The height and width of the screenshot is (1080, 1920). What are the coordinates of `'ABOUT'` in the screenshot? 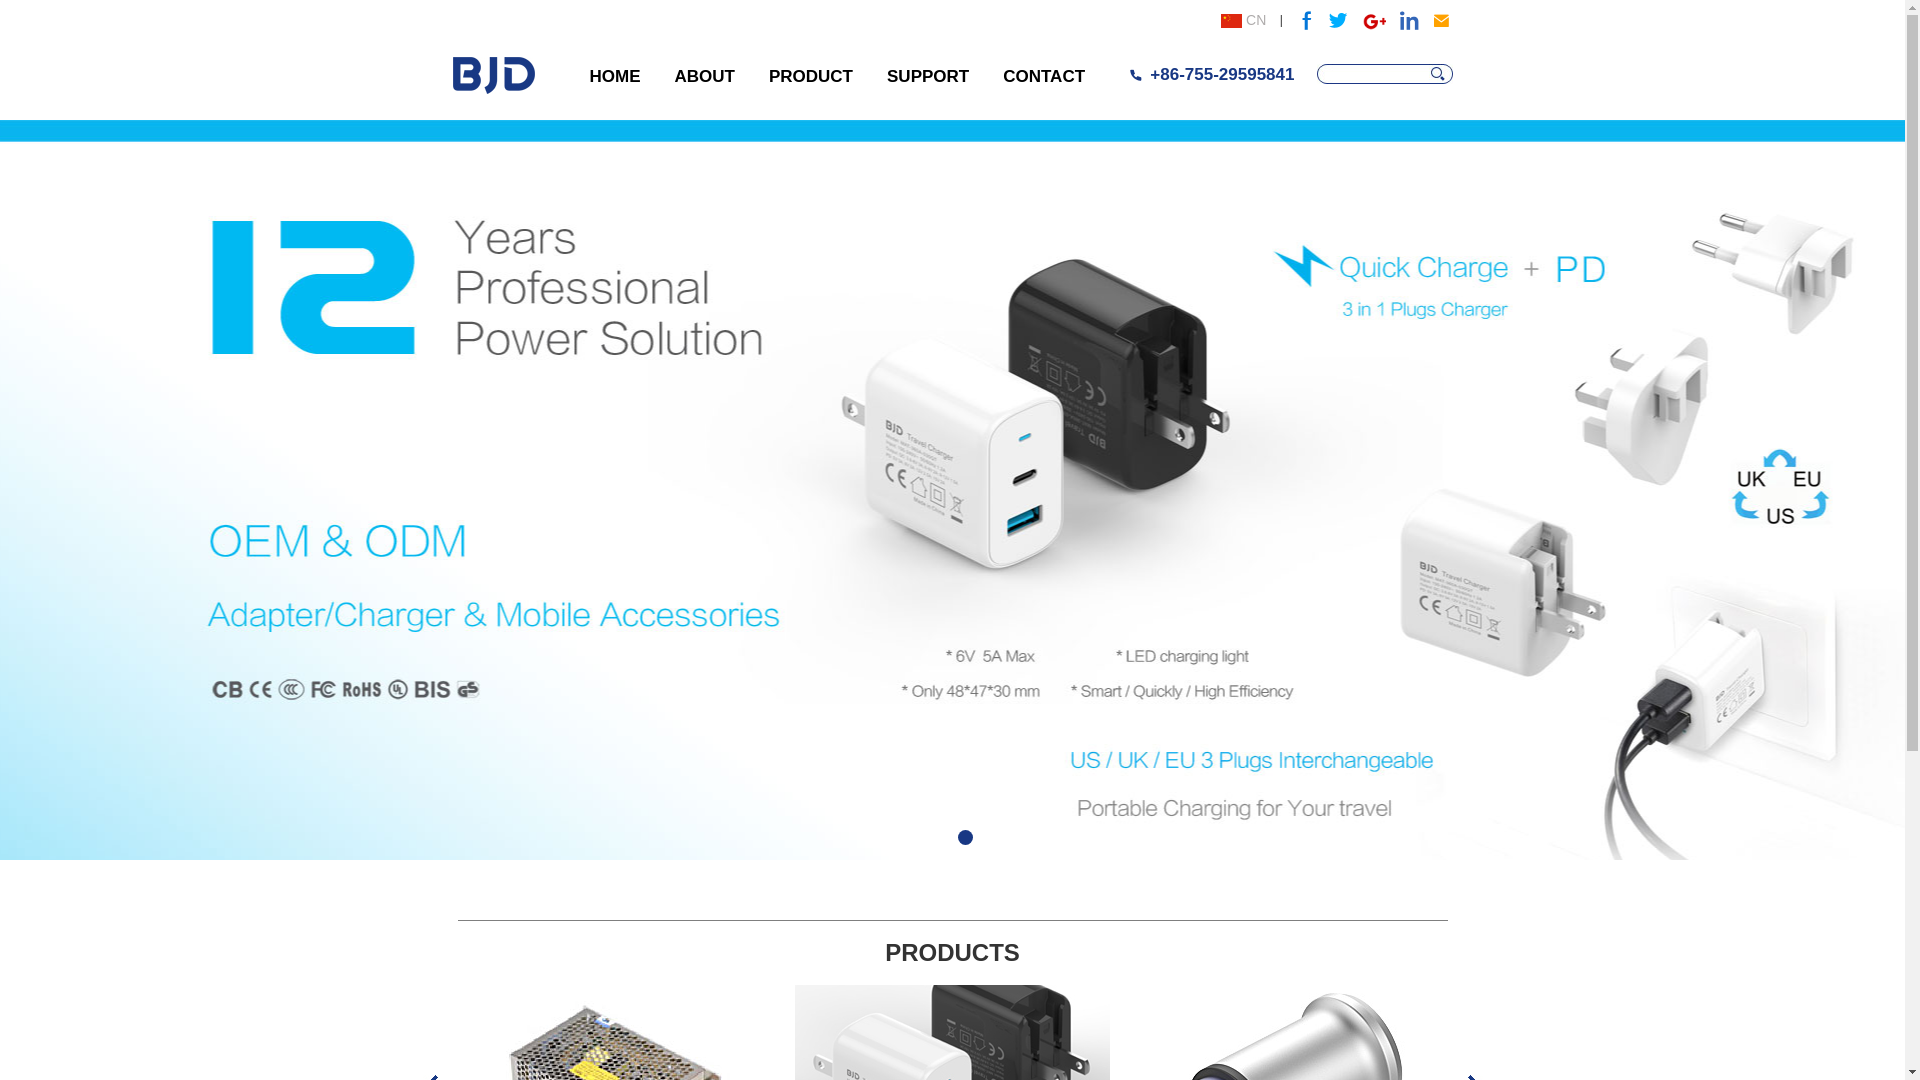 It's located at (705, 76).